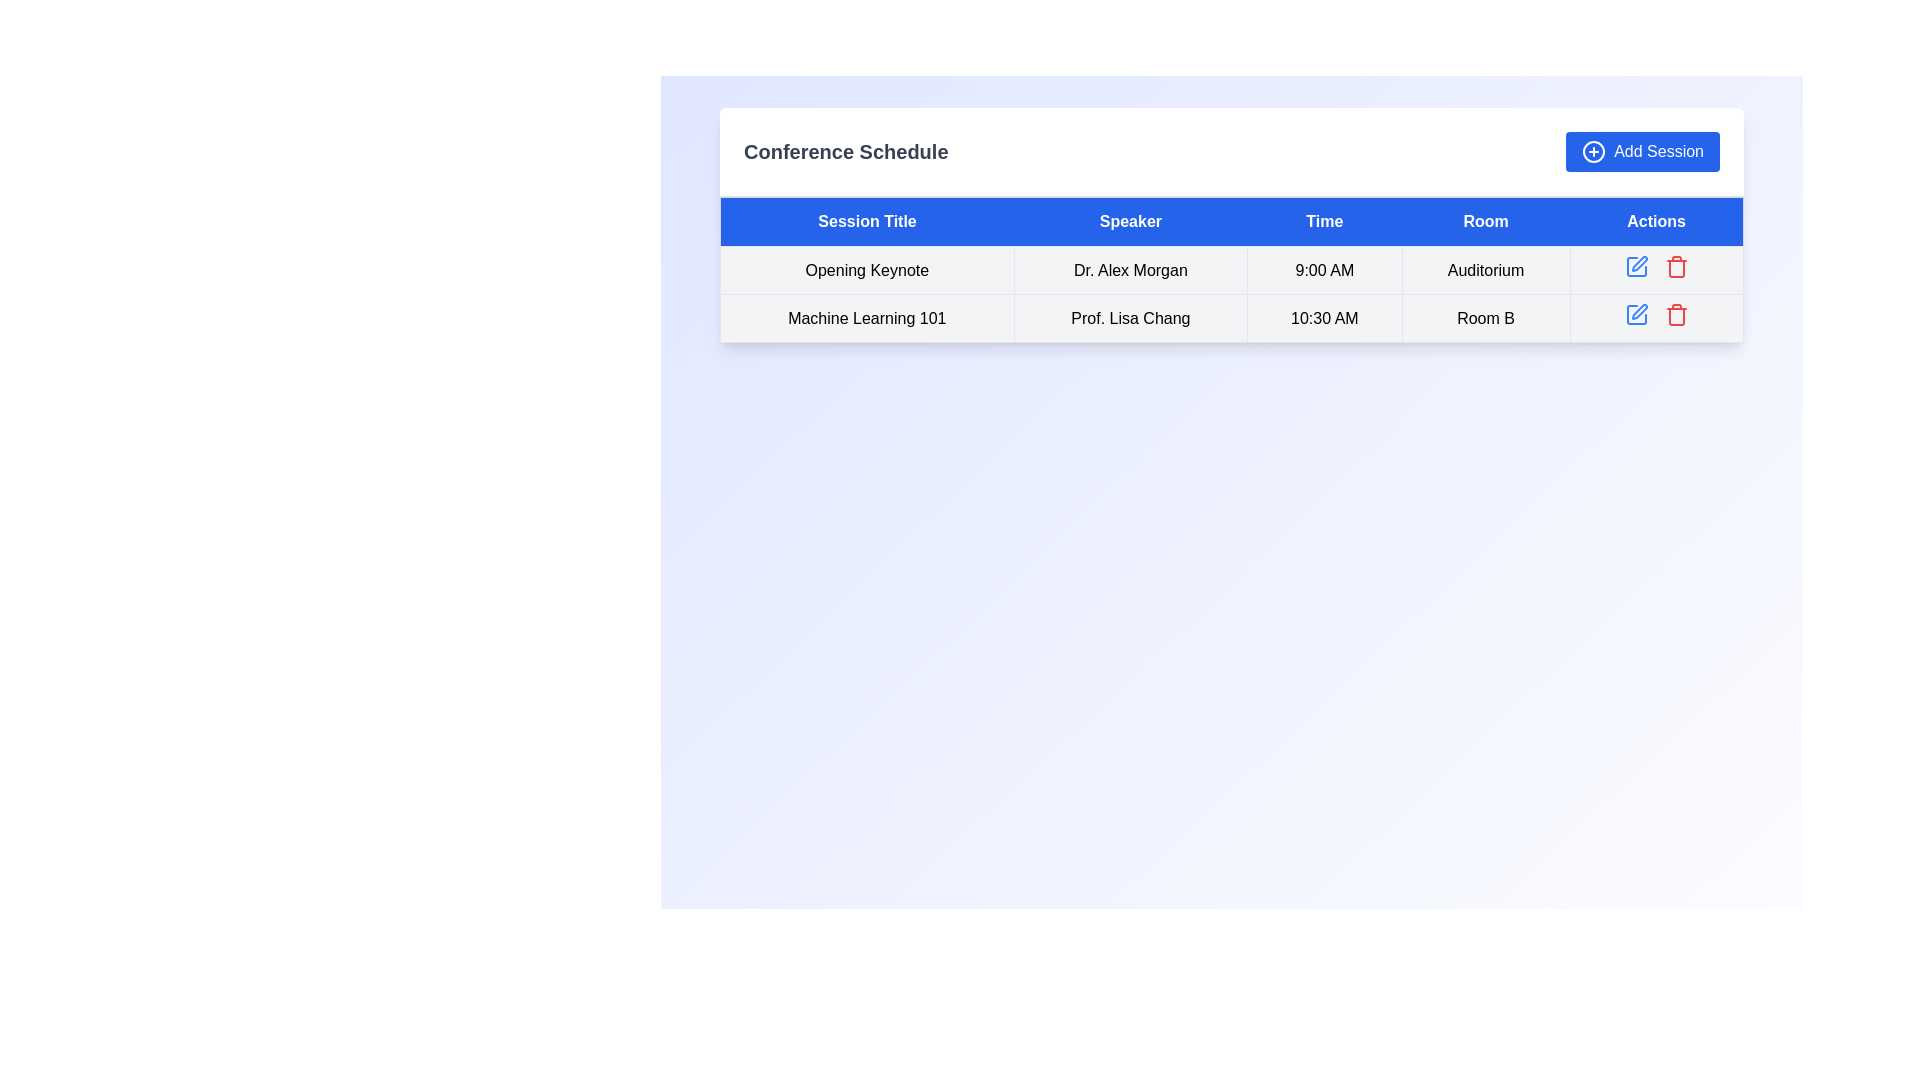 The image size is (1920, 1080). I want to click on the icon button in the 'Actions' column of the second row, so click(1636, 315).